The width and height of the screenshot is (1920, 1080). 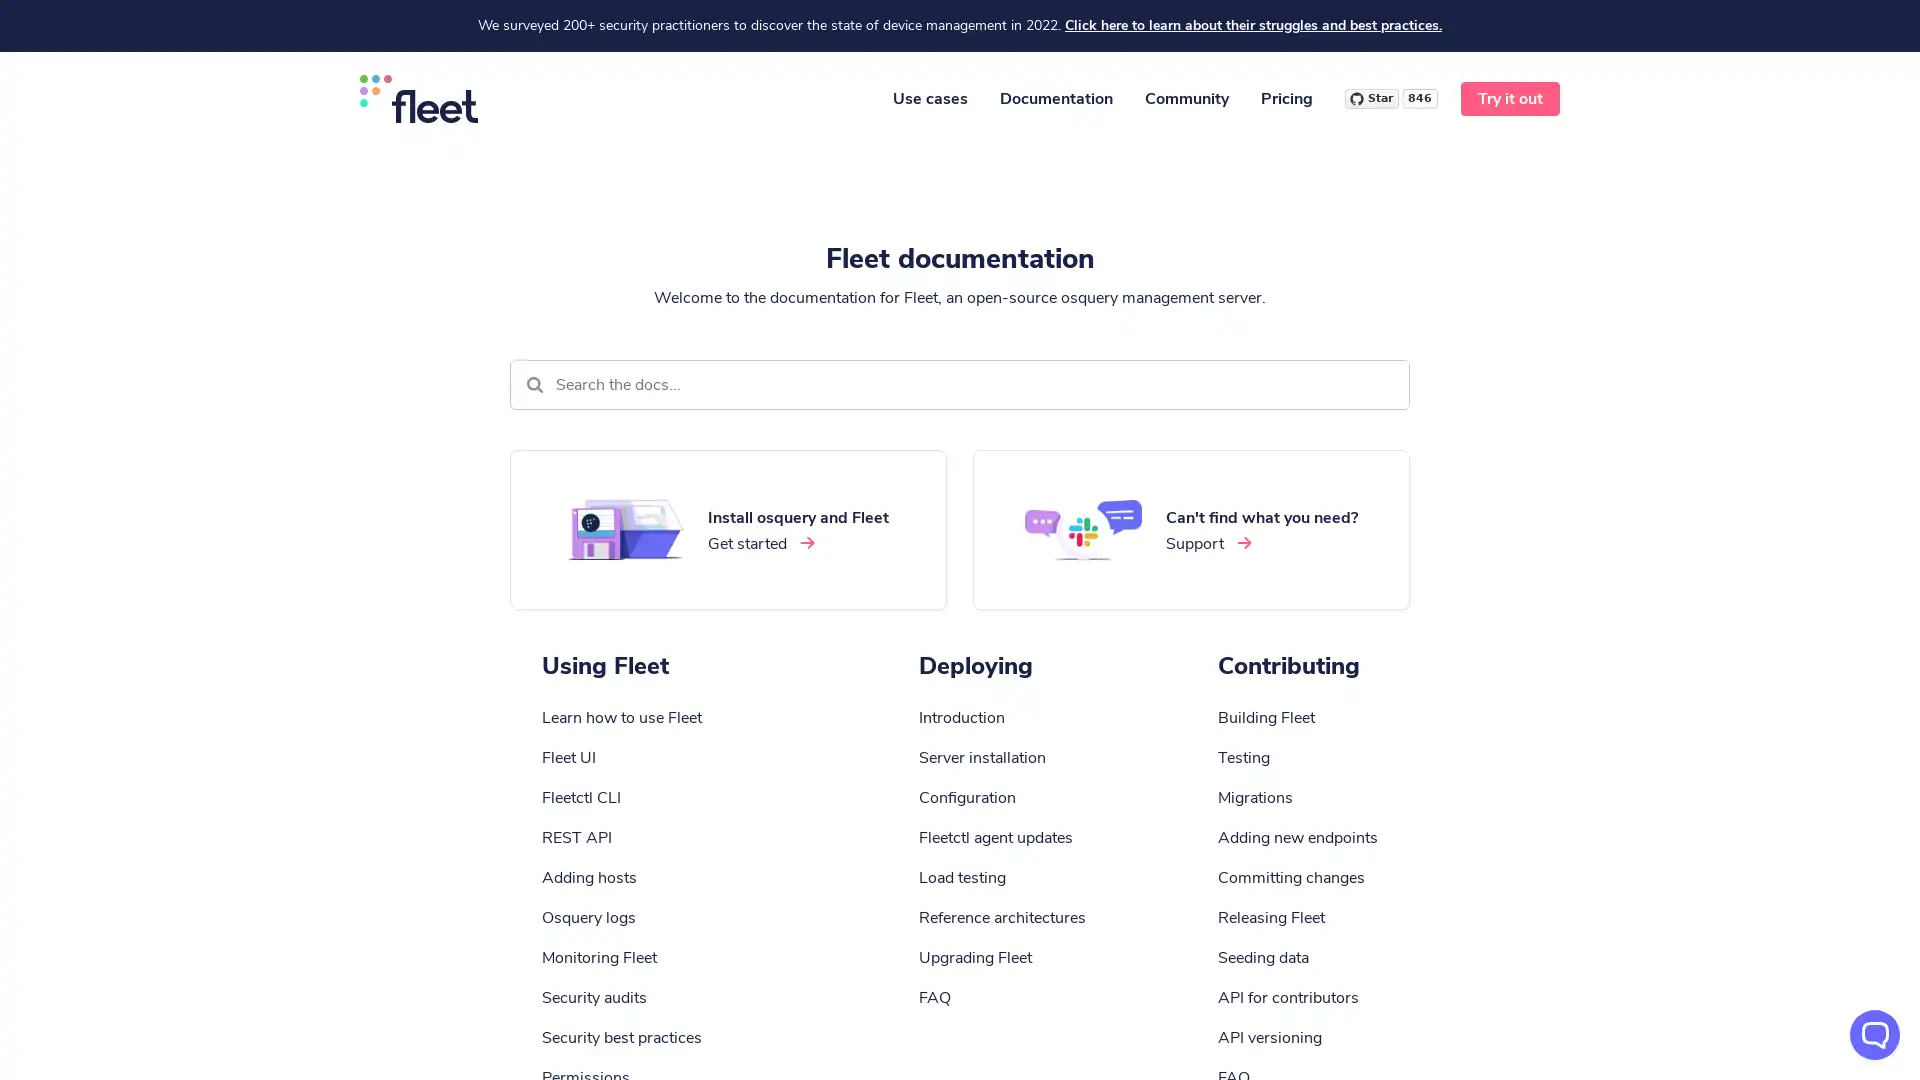 What do you see at coordinates (1874, 1034) in the screenshot?
I see `Open chat widget` at bounding box center [1874, 1034].